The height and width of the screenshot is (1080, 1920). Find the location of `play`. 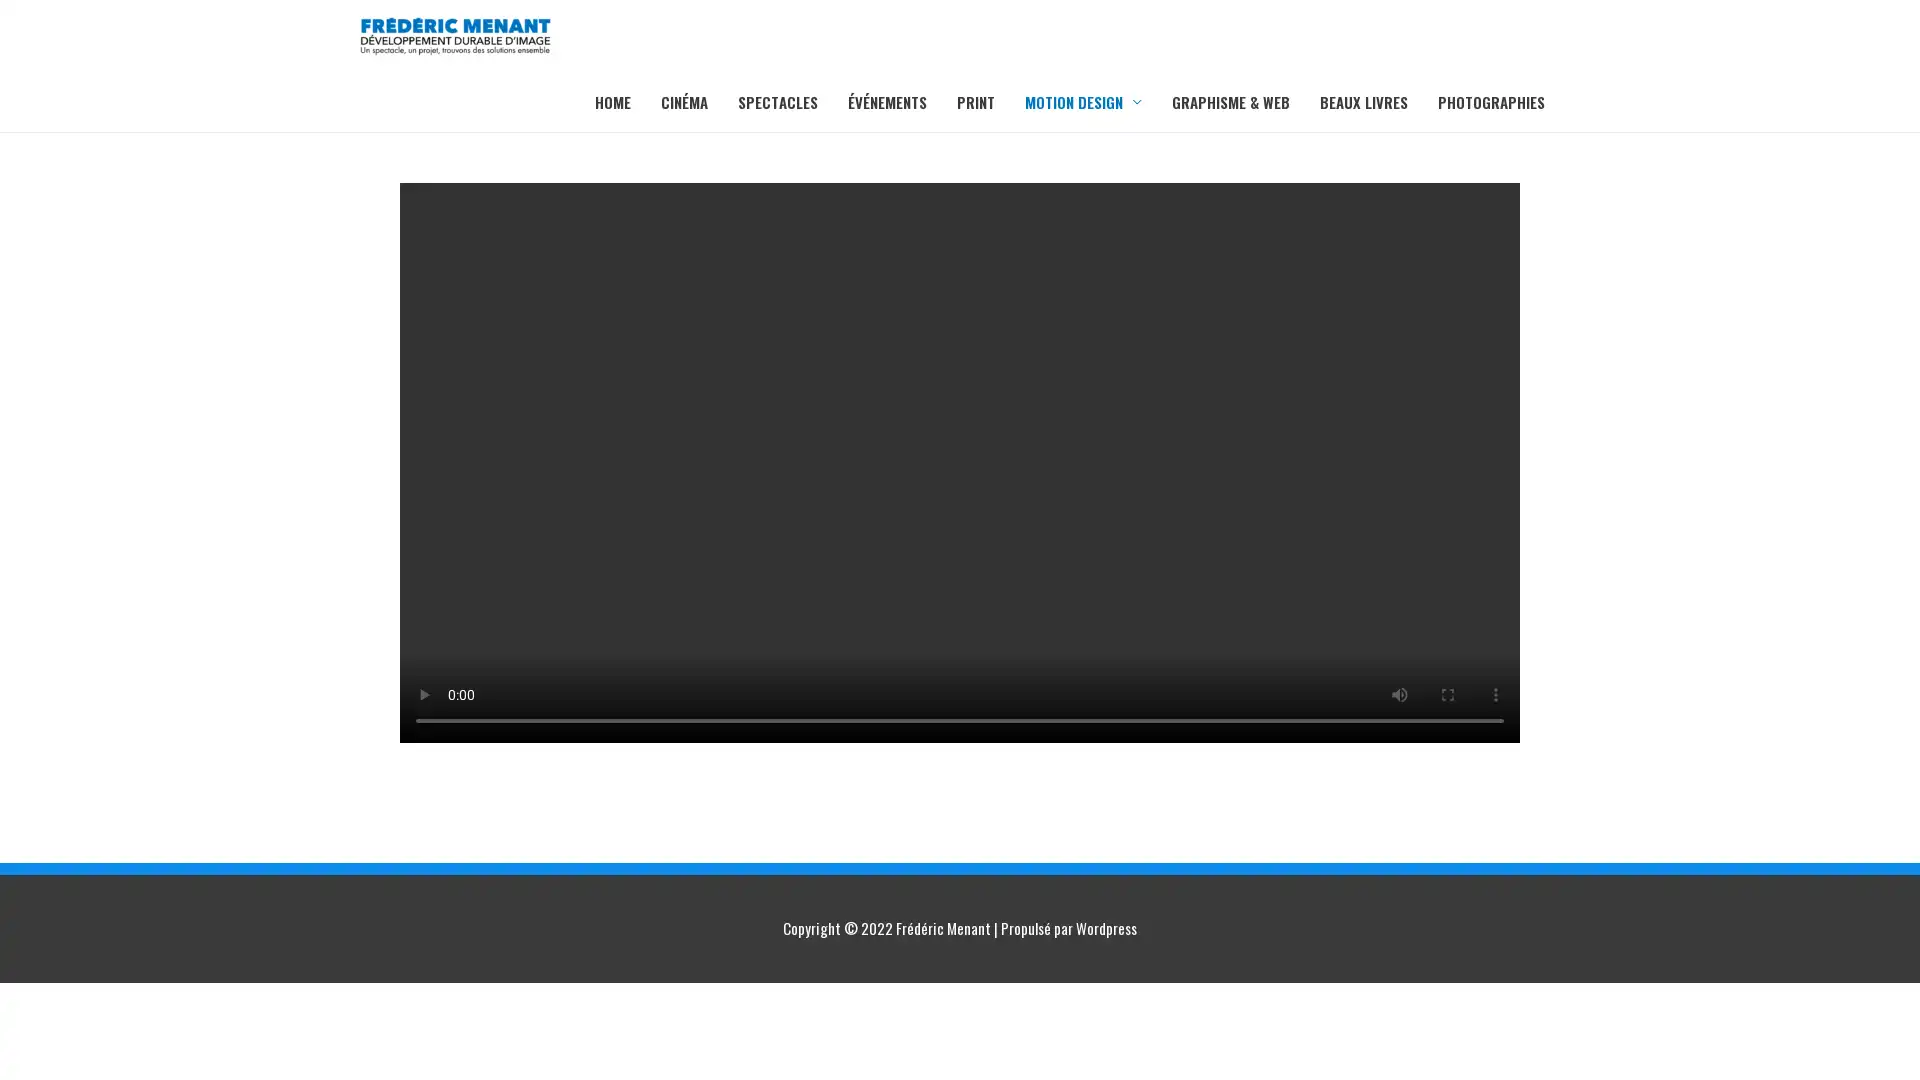

play is located at coordinates (422, 693).